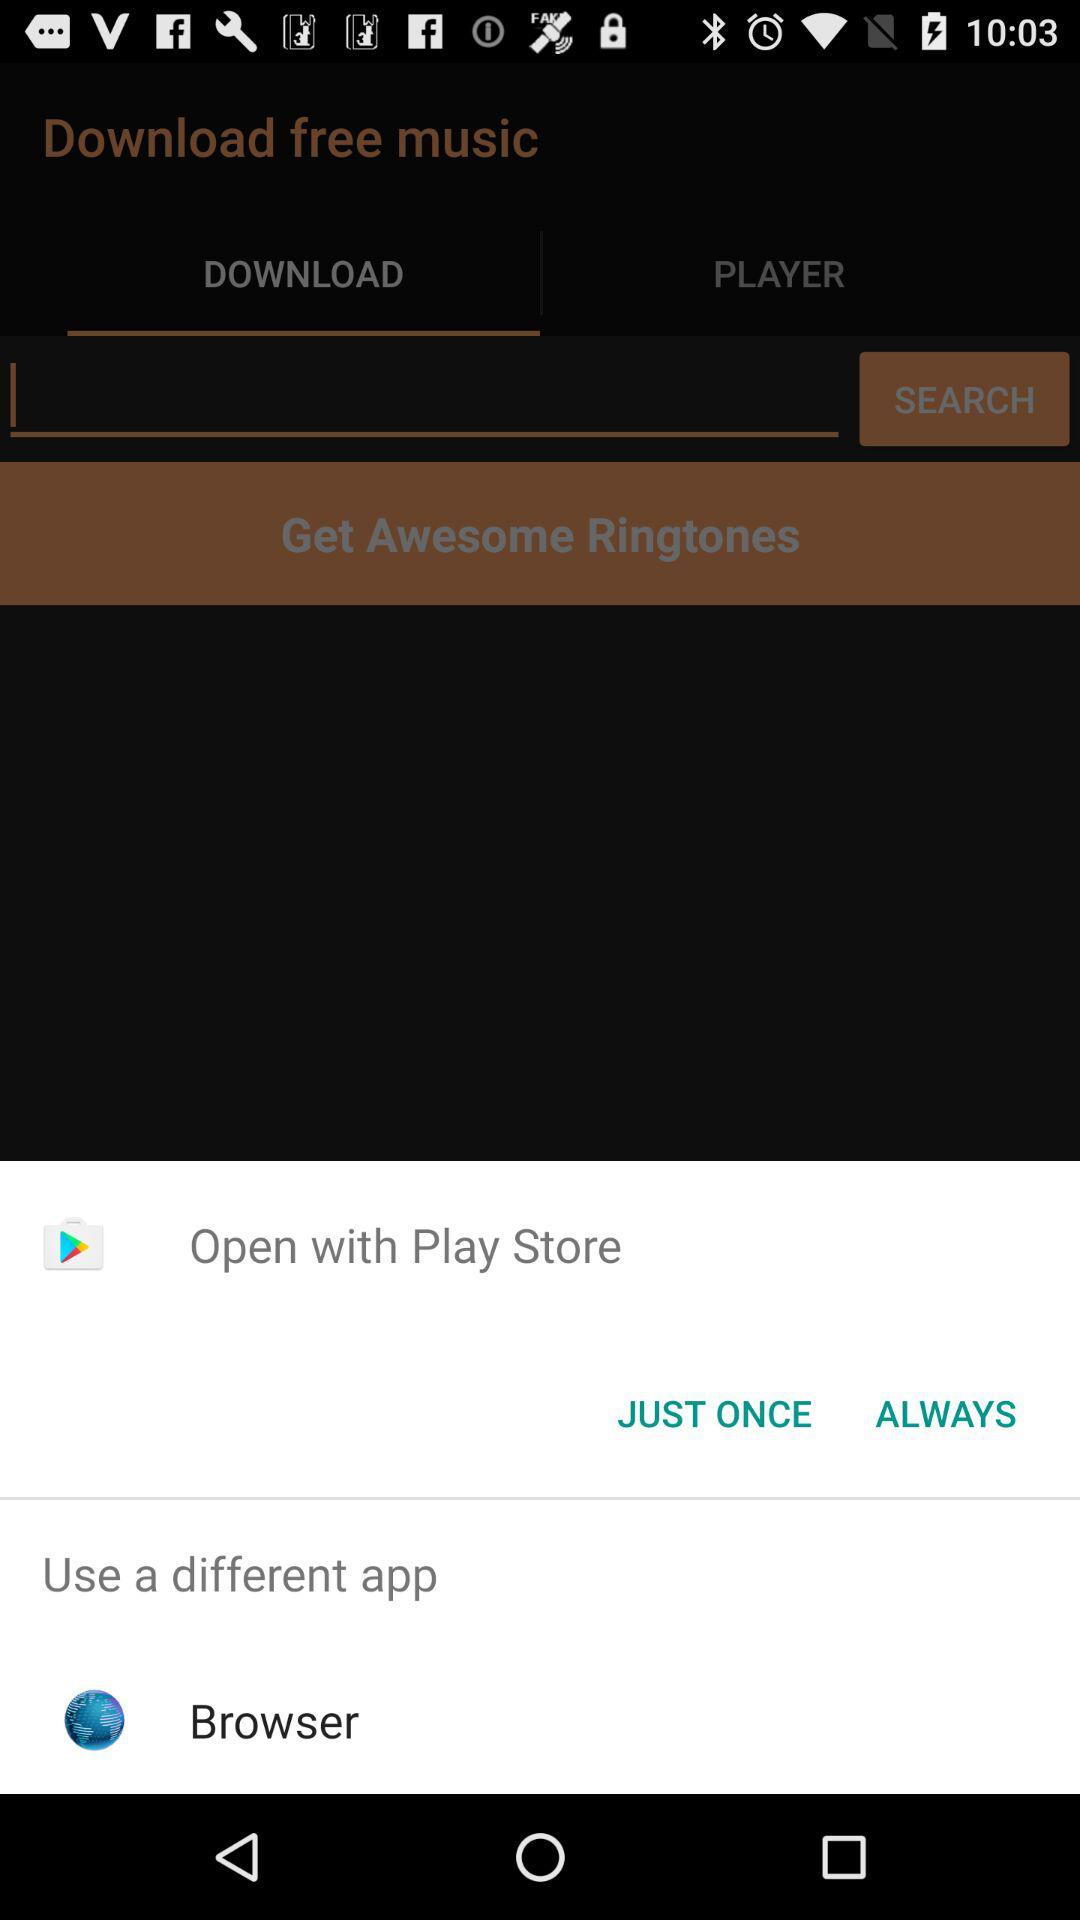 This screenshot has width=1080, height=1920. Describe the element at coordinates (945, 1411) in the screenshot. I see `the item next to just once icon` at that location.